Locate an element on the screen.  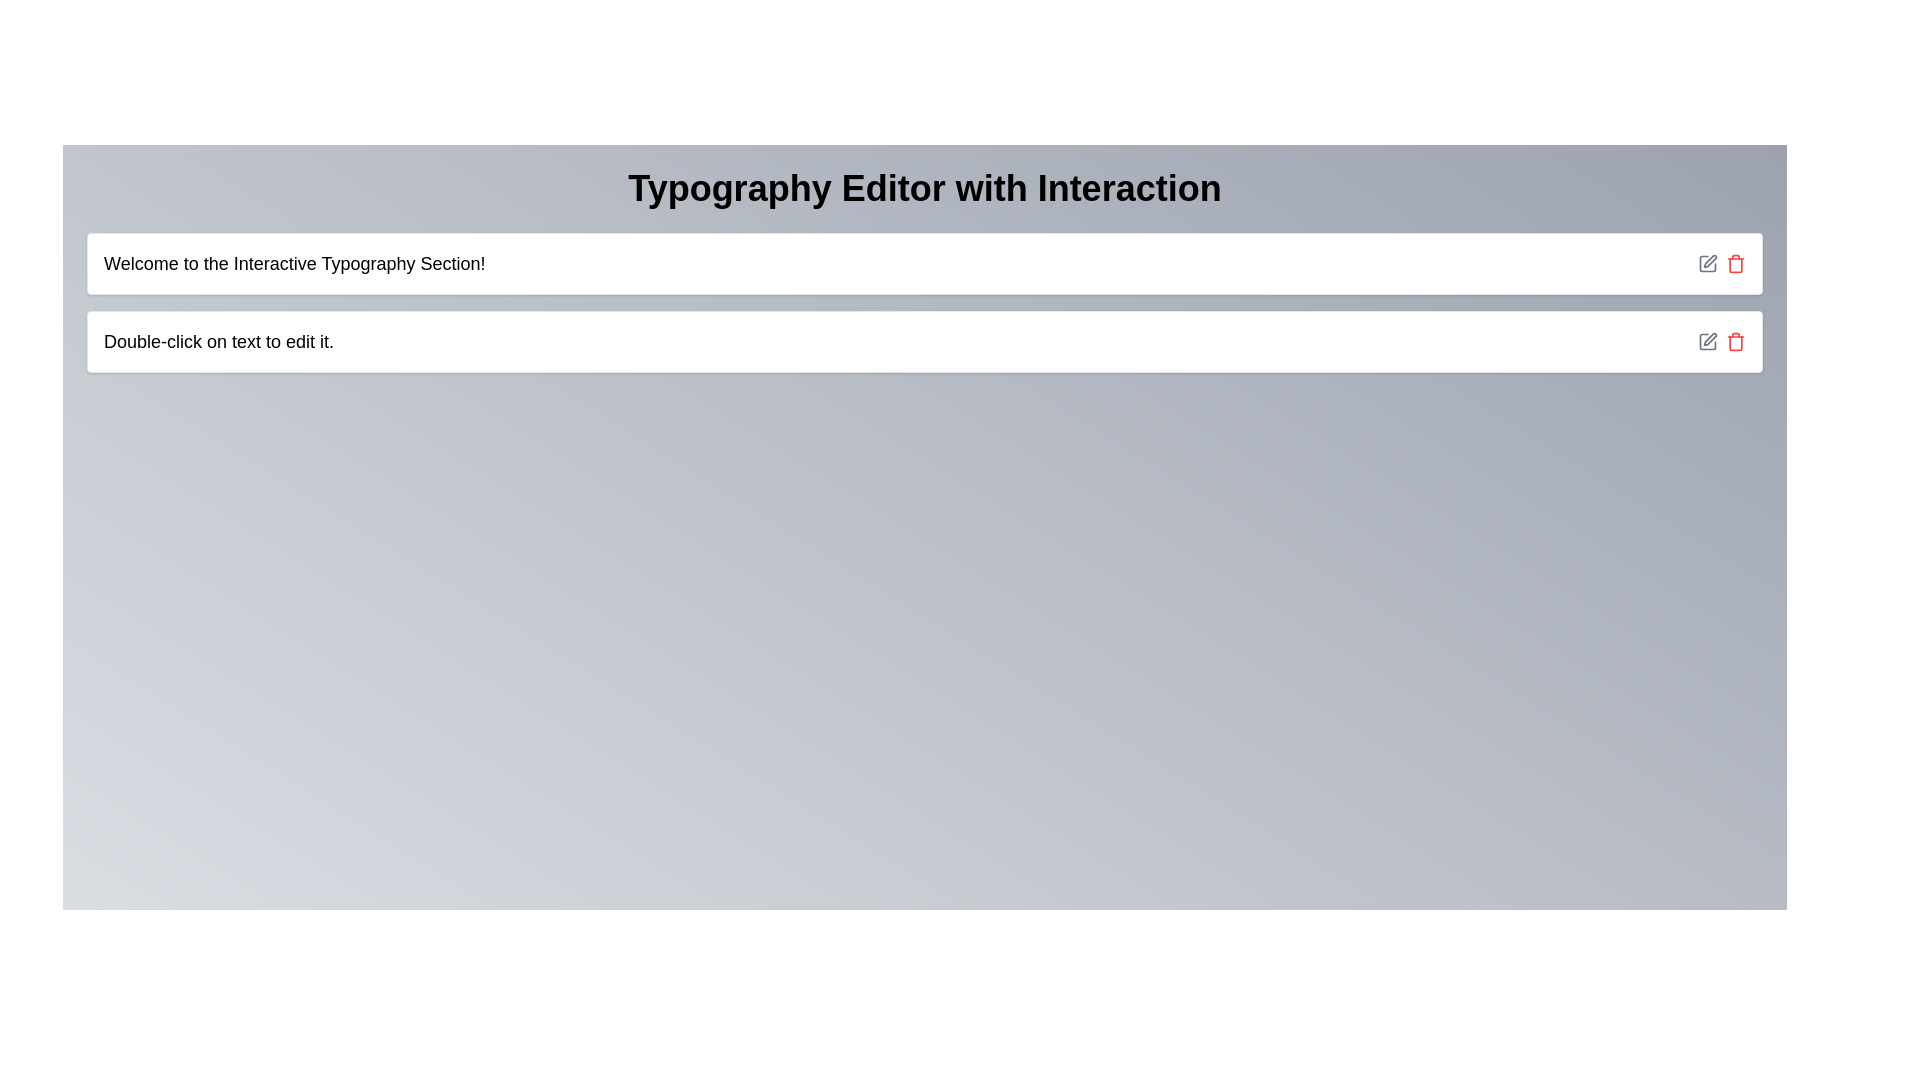
the delete icon button is located at coordinates (1735, 341).